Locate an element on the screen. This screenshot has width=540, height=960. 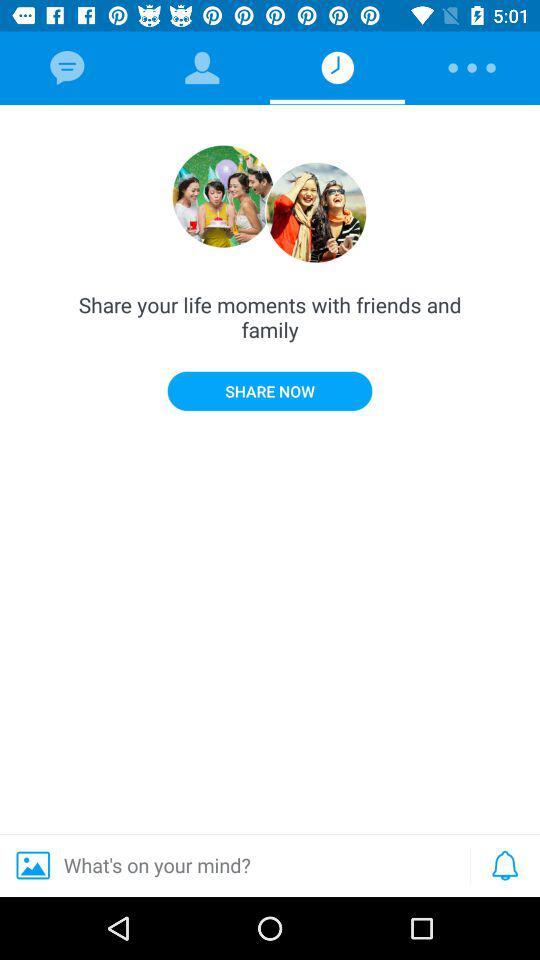
the what s on is located at coordinates (231, 864).